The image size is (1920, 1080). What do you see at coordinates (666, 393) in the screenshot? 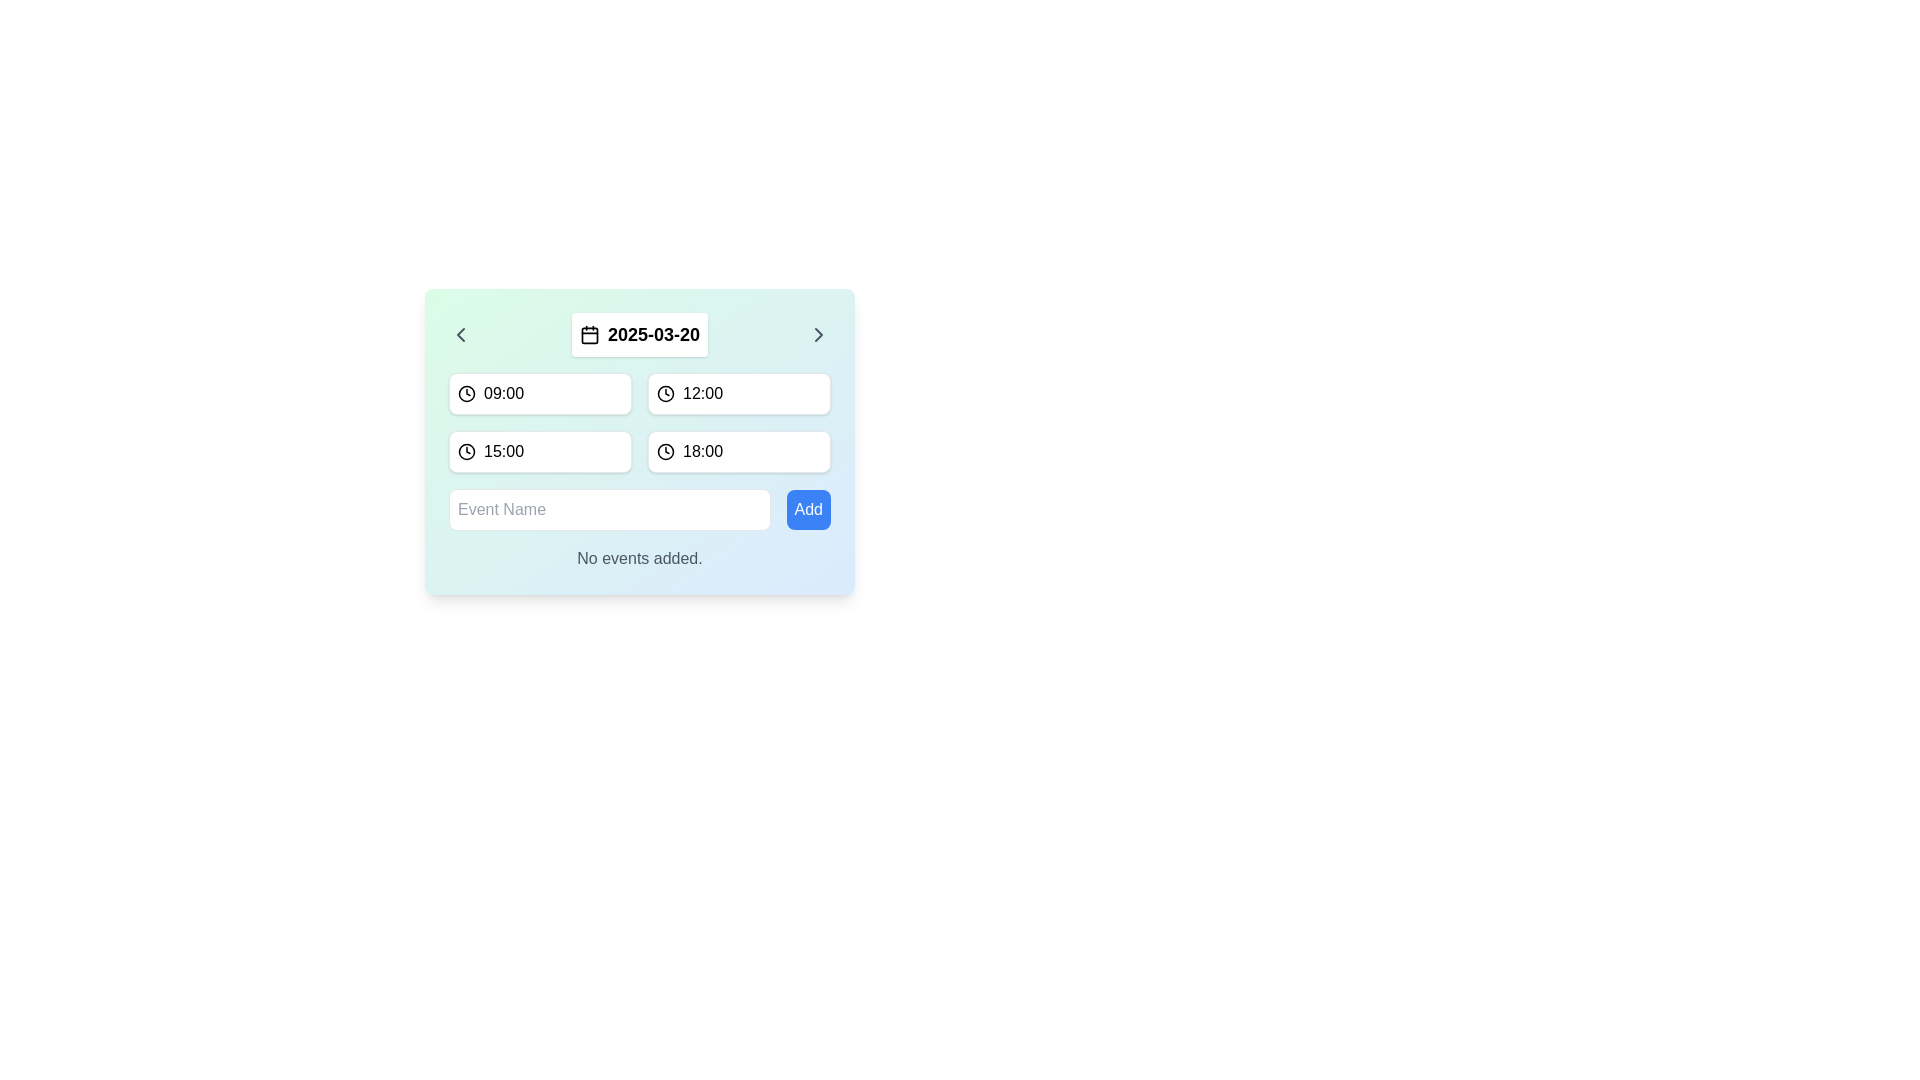
I see `the minimalist clock icon, which is a circular outline with two hands, located to the left of the time text '12:00' in a card displaying scheduled times` at bounding box center [666, 393].